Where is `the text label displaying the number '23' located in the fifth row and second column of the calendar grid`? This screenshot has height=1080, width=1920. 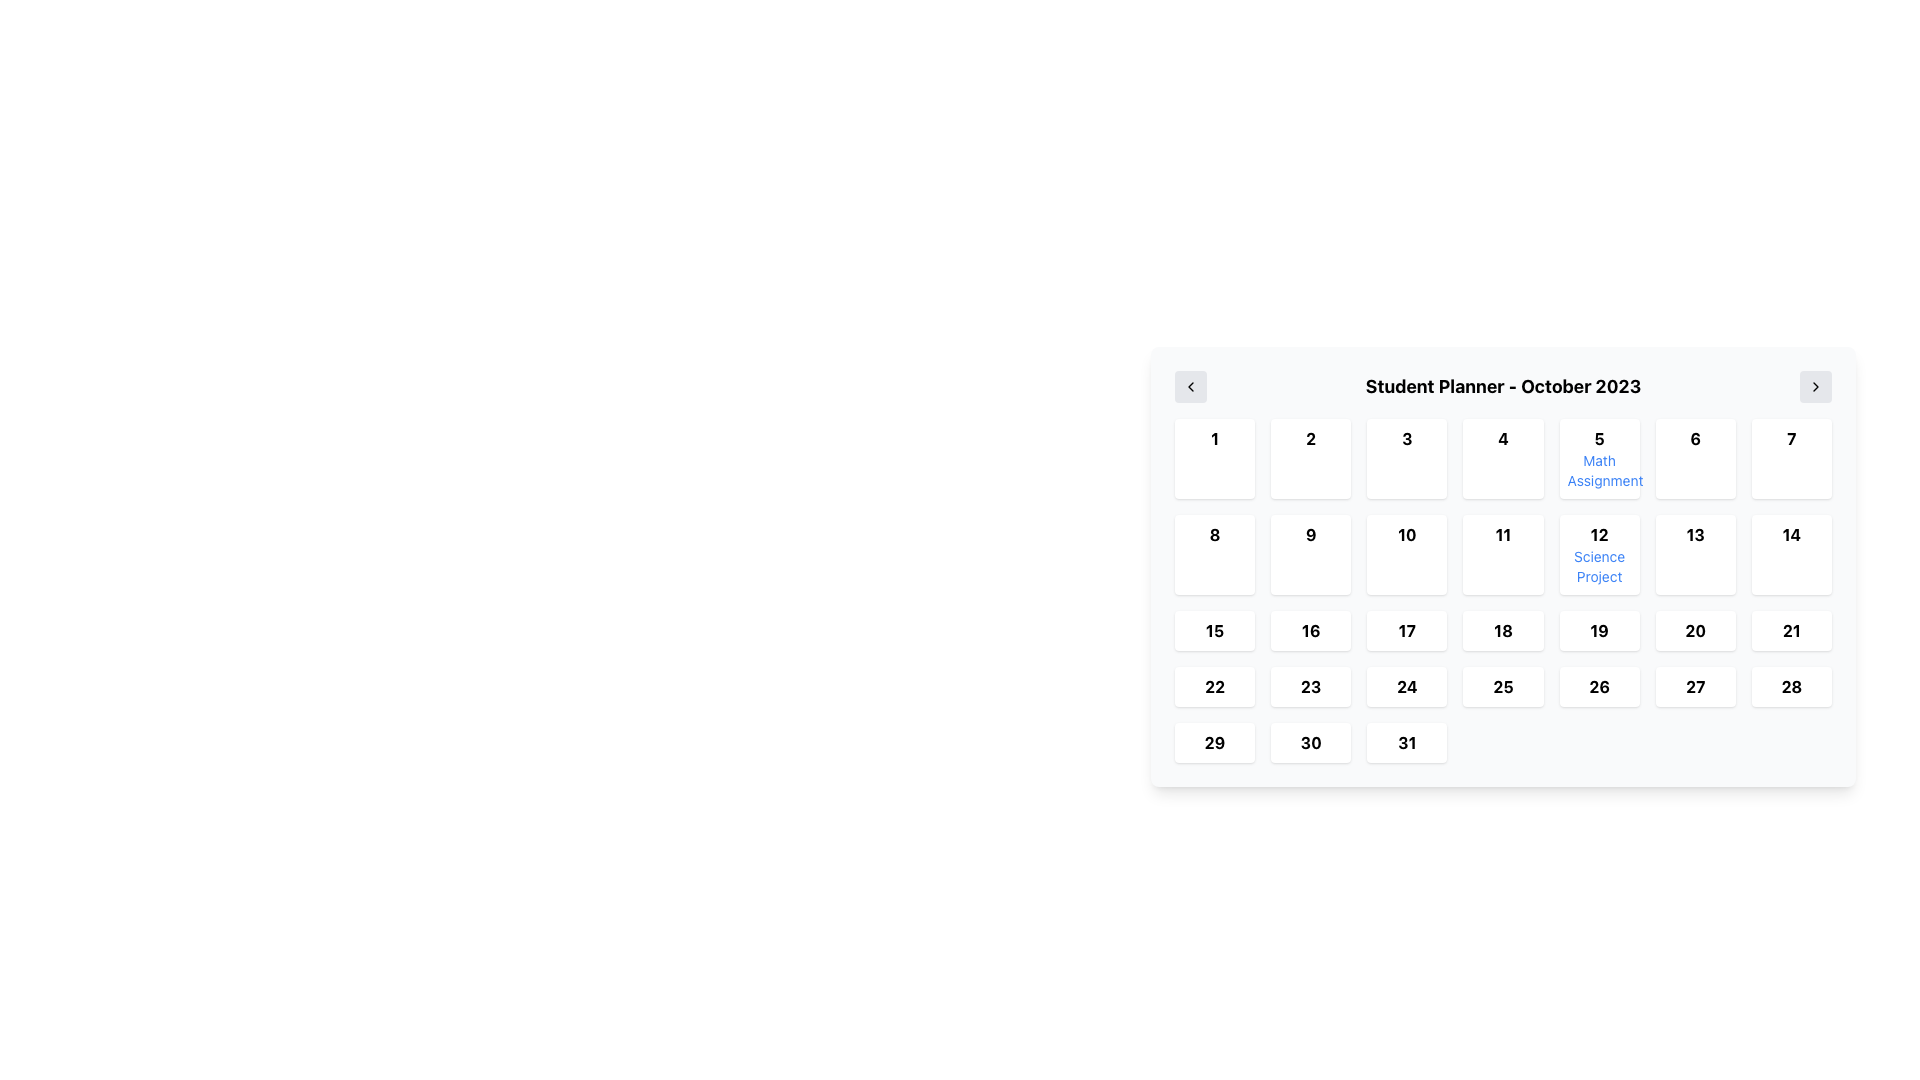 the text label displaying the number '23' located in the fifth row and second column of the calendar grid is located at coordinates (1311, 685).